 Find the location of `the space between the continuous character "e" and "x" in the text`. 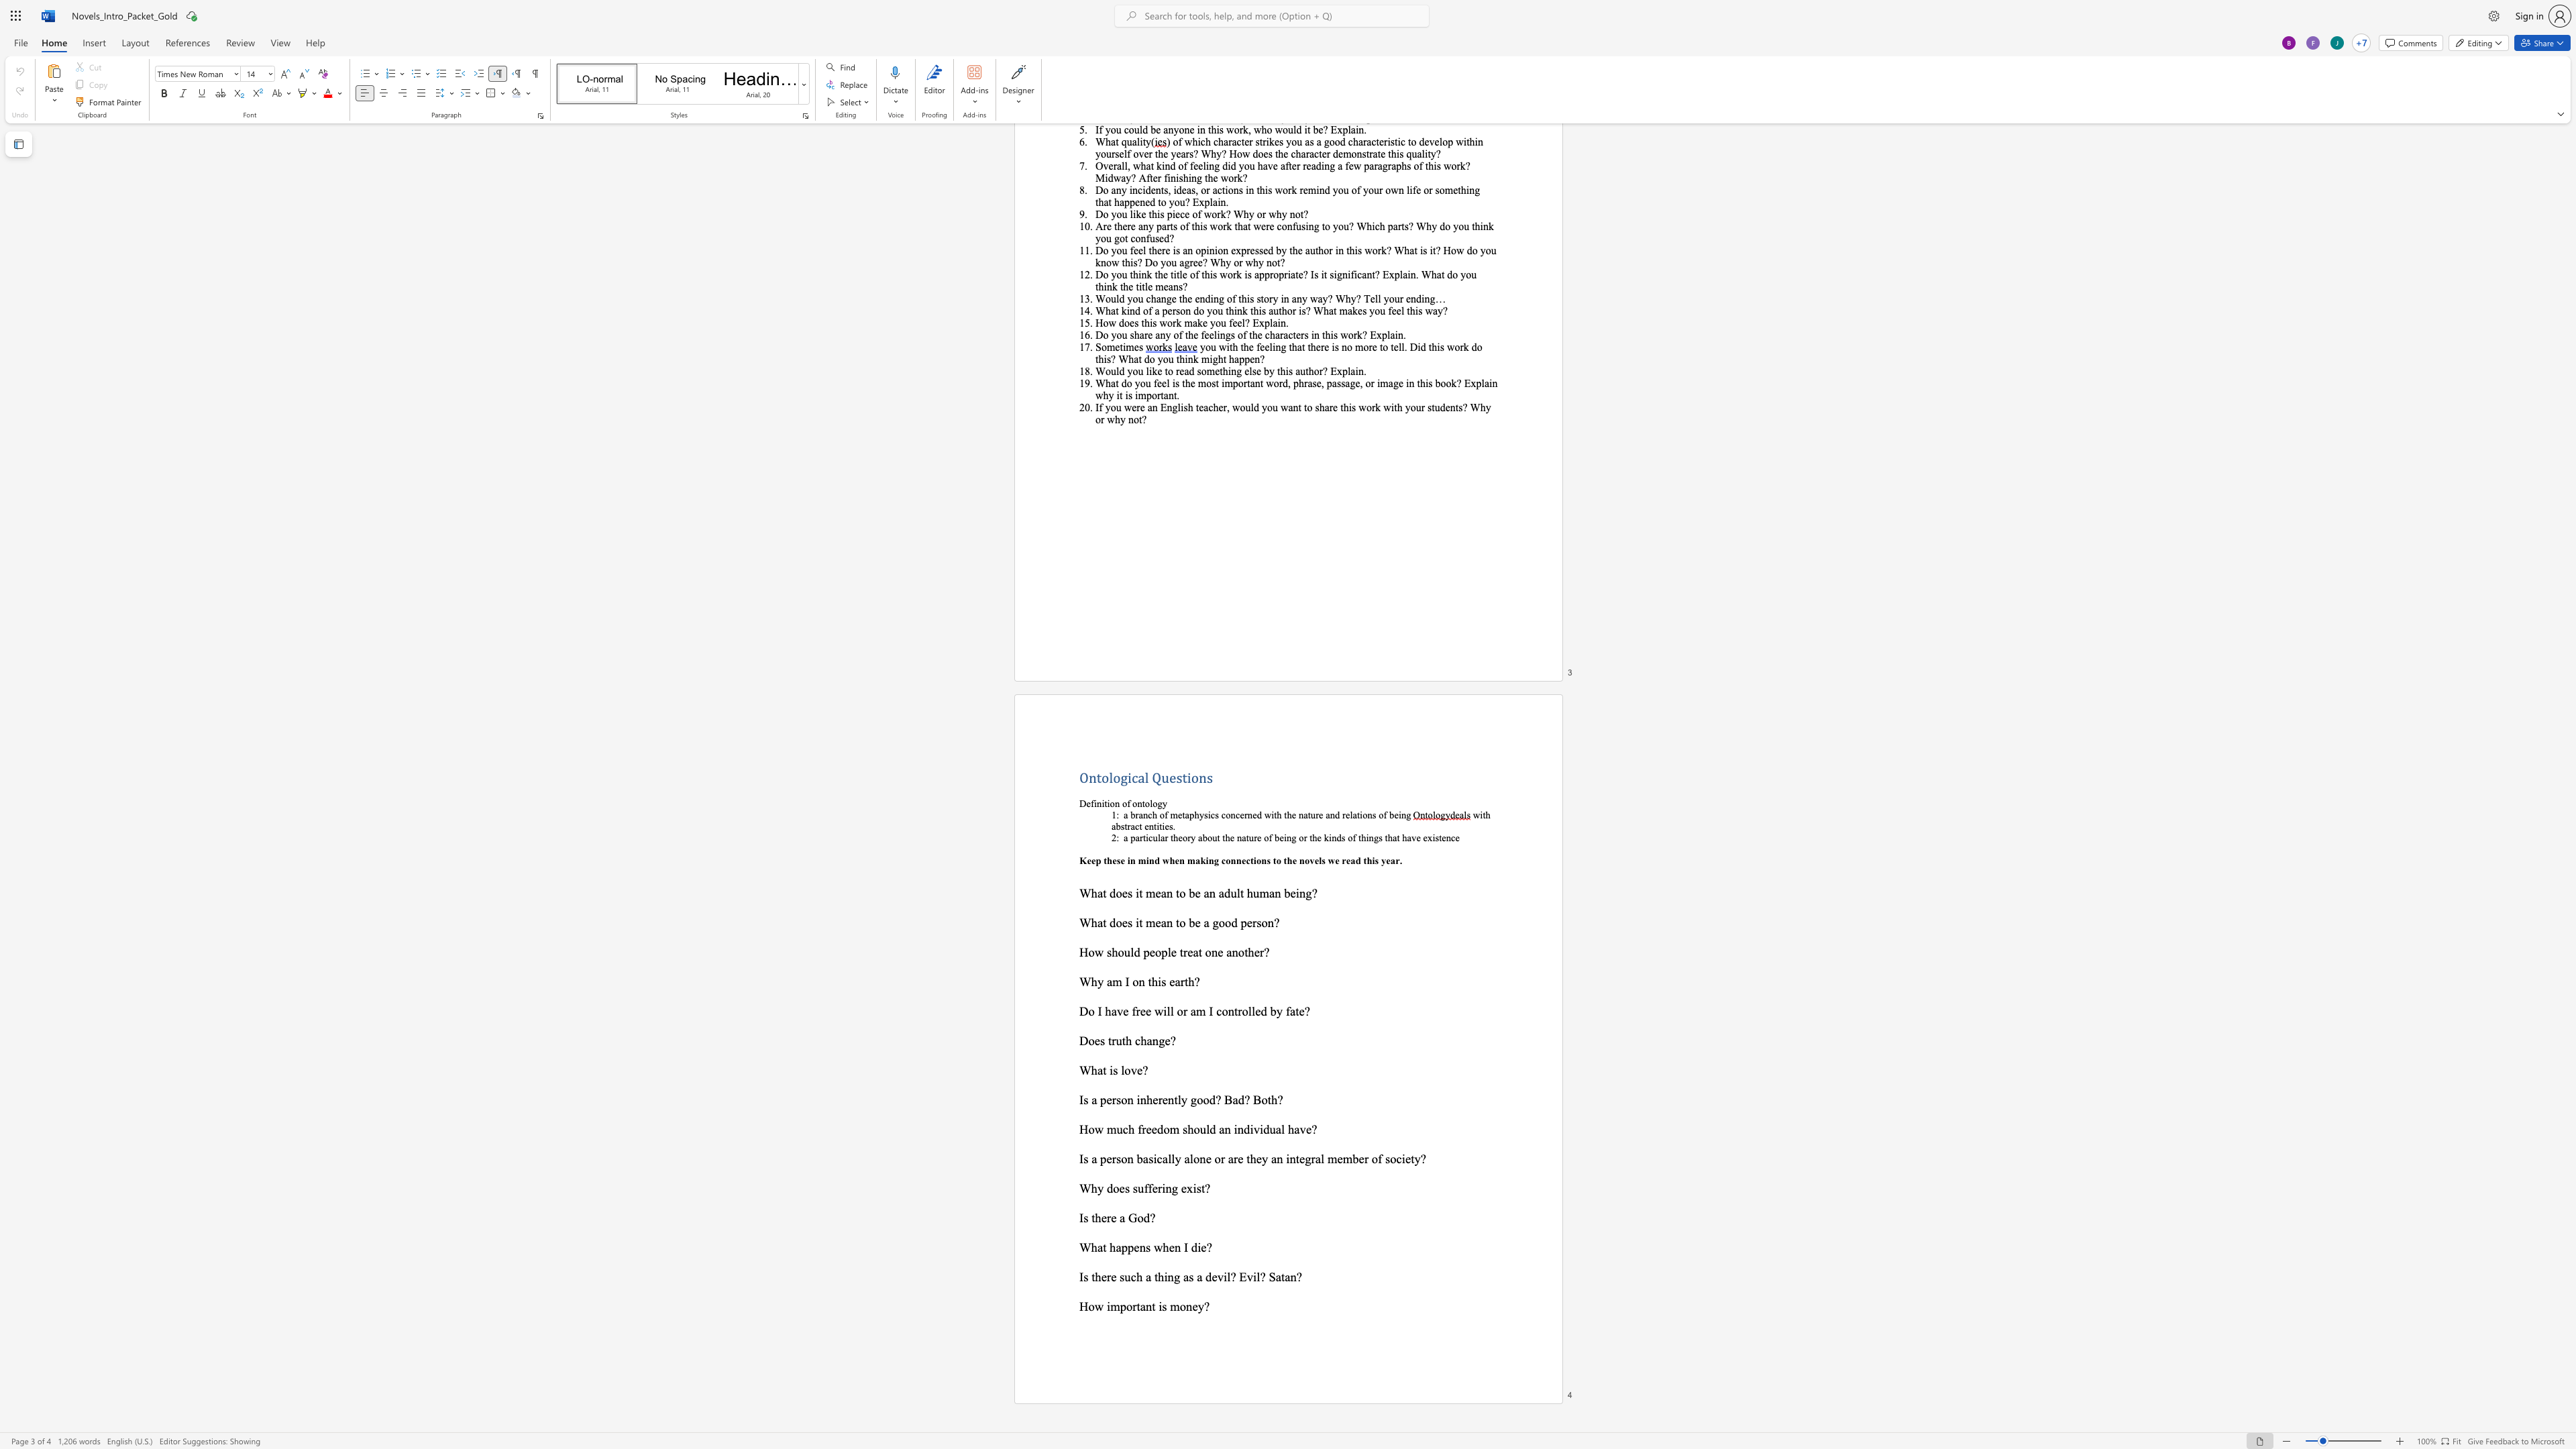

the space between the continuous character "e" and "x" in the text is located at coordinates (1187, 1187).